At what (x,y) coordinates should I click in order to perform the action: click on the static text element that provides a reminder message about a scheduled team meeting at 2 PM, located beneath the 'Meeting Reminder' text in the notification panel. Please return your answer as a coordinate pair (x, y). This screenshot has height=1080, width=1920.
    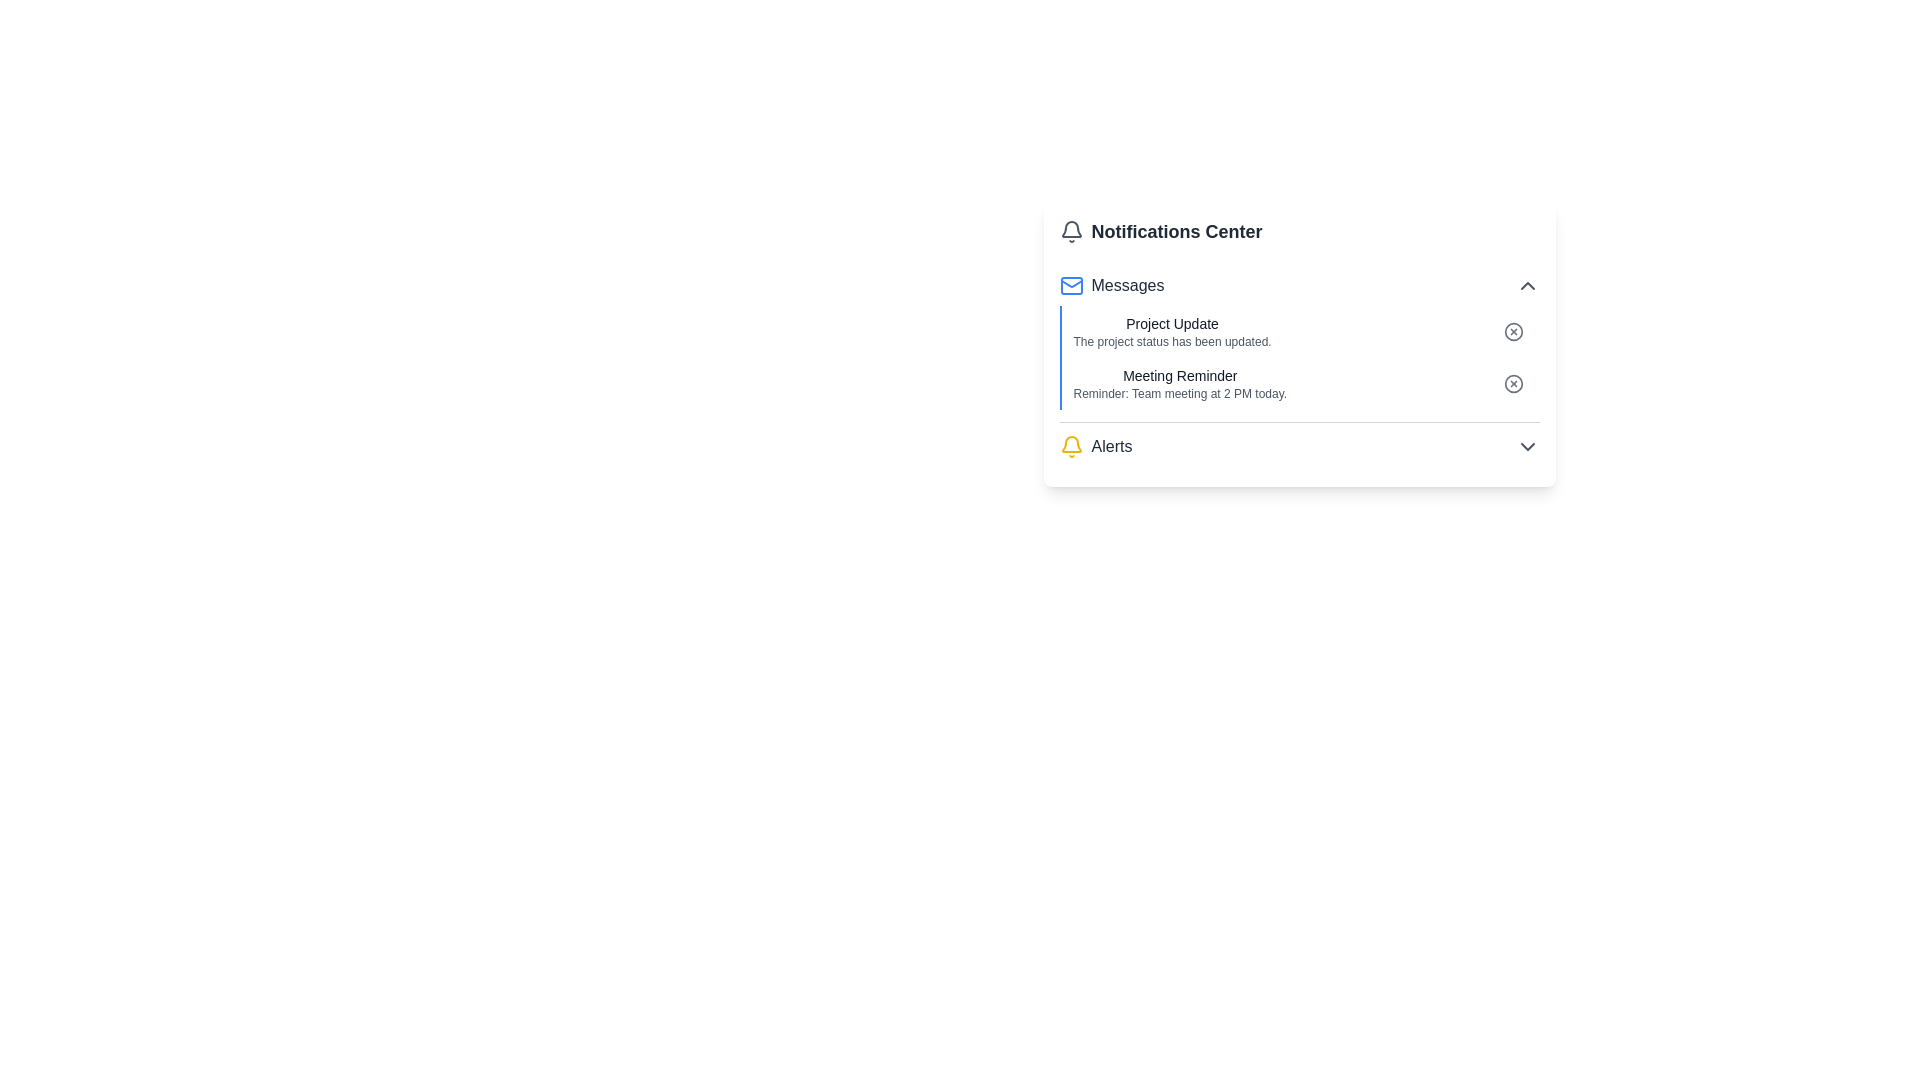
    Looking at the image, I should click on (1180, 393).